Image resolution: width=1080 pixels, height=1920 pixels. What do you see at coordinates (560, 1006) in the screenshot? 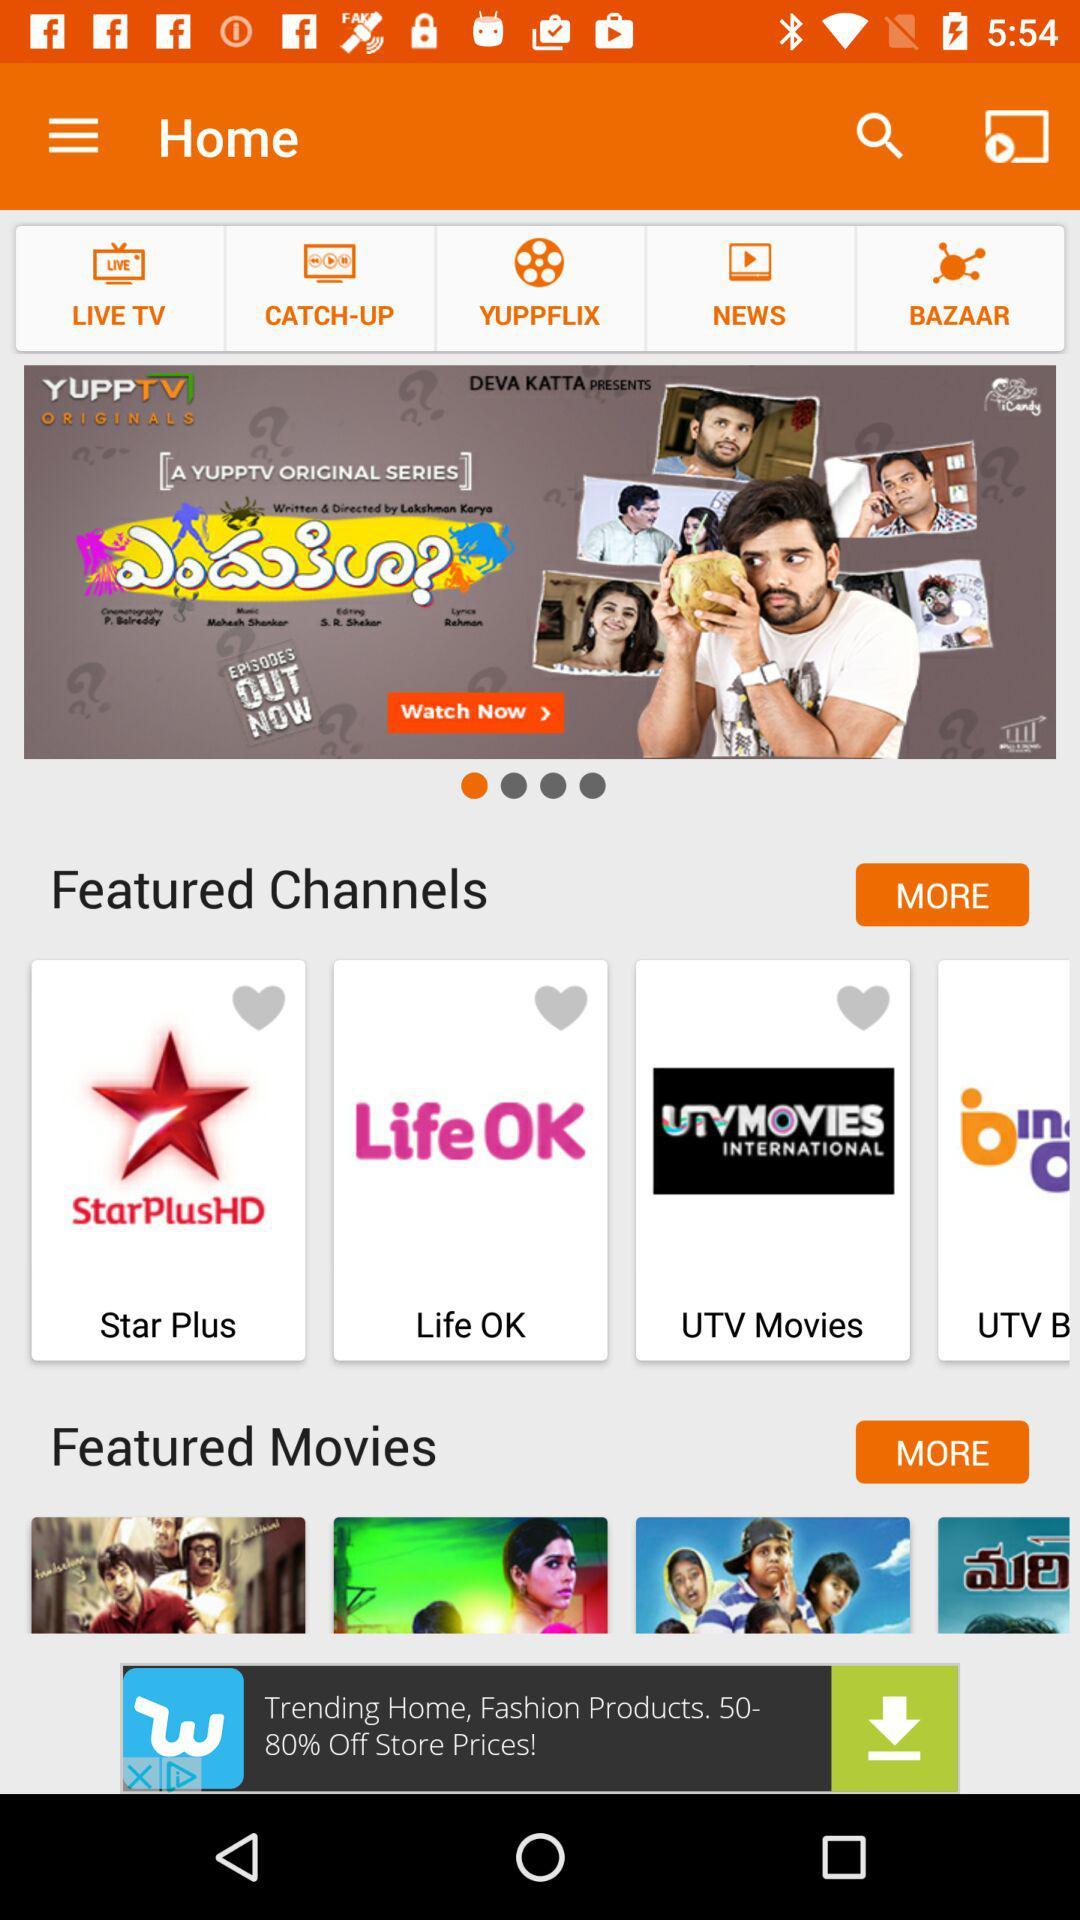
I see `like the channel` at bounding box center [560, 1006].